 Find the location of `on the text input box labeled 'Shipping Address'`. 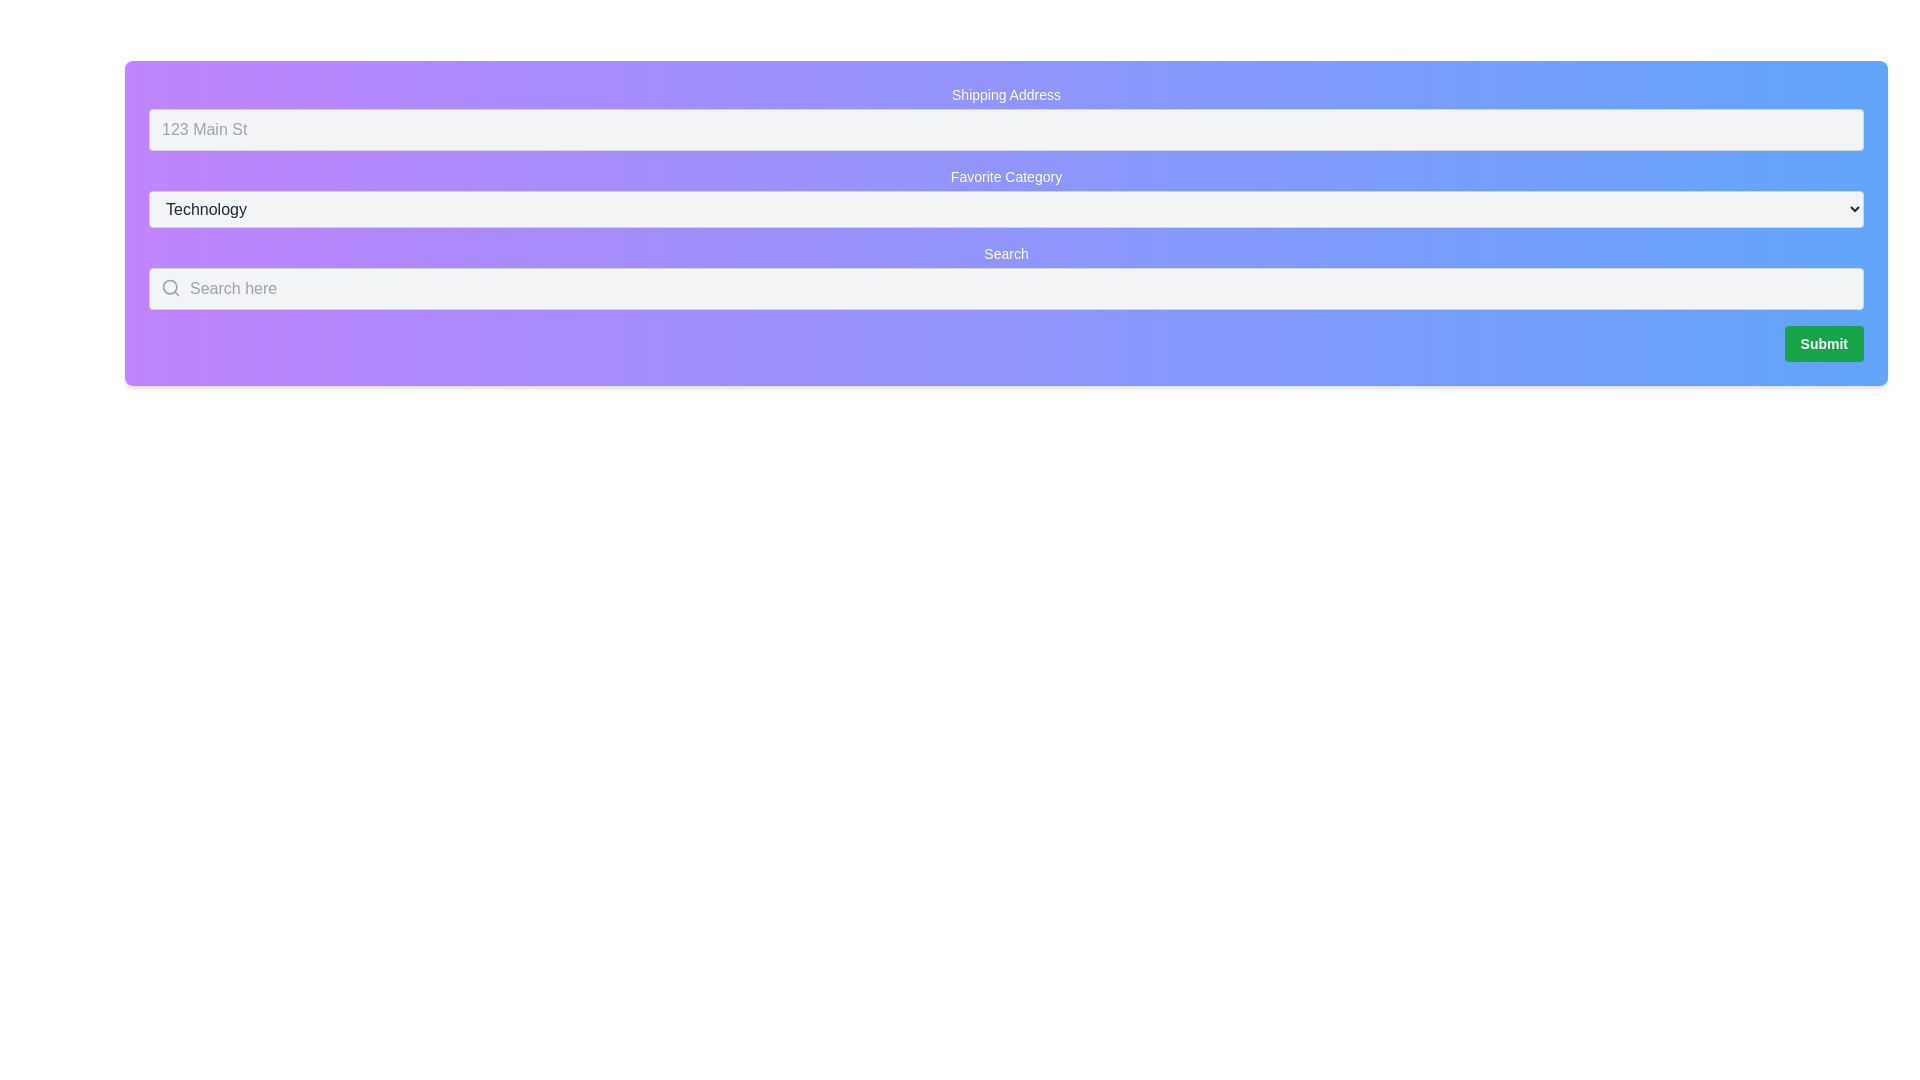

on the text input box labeled 'Shipping Address' is located at coordinates (1006, 118).